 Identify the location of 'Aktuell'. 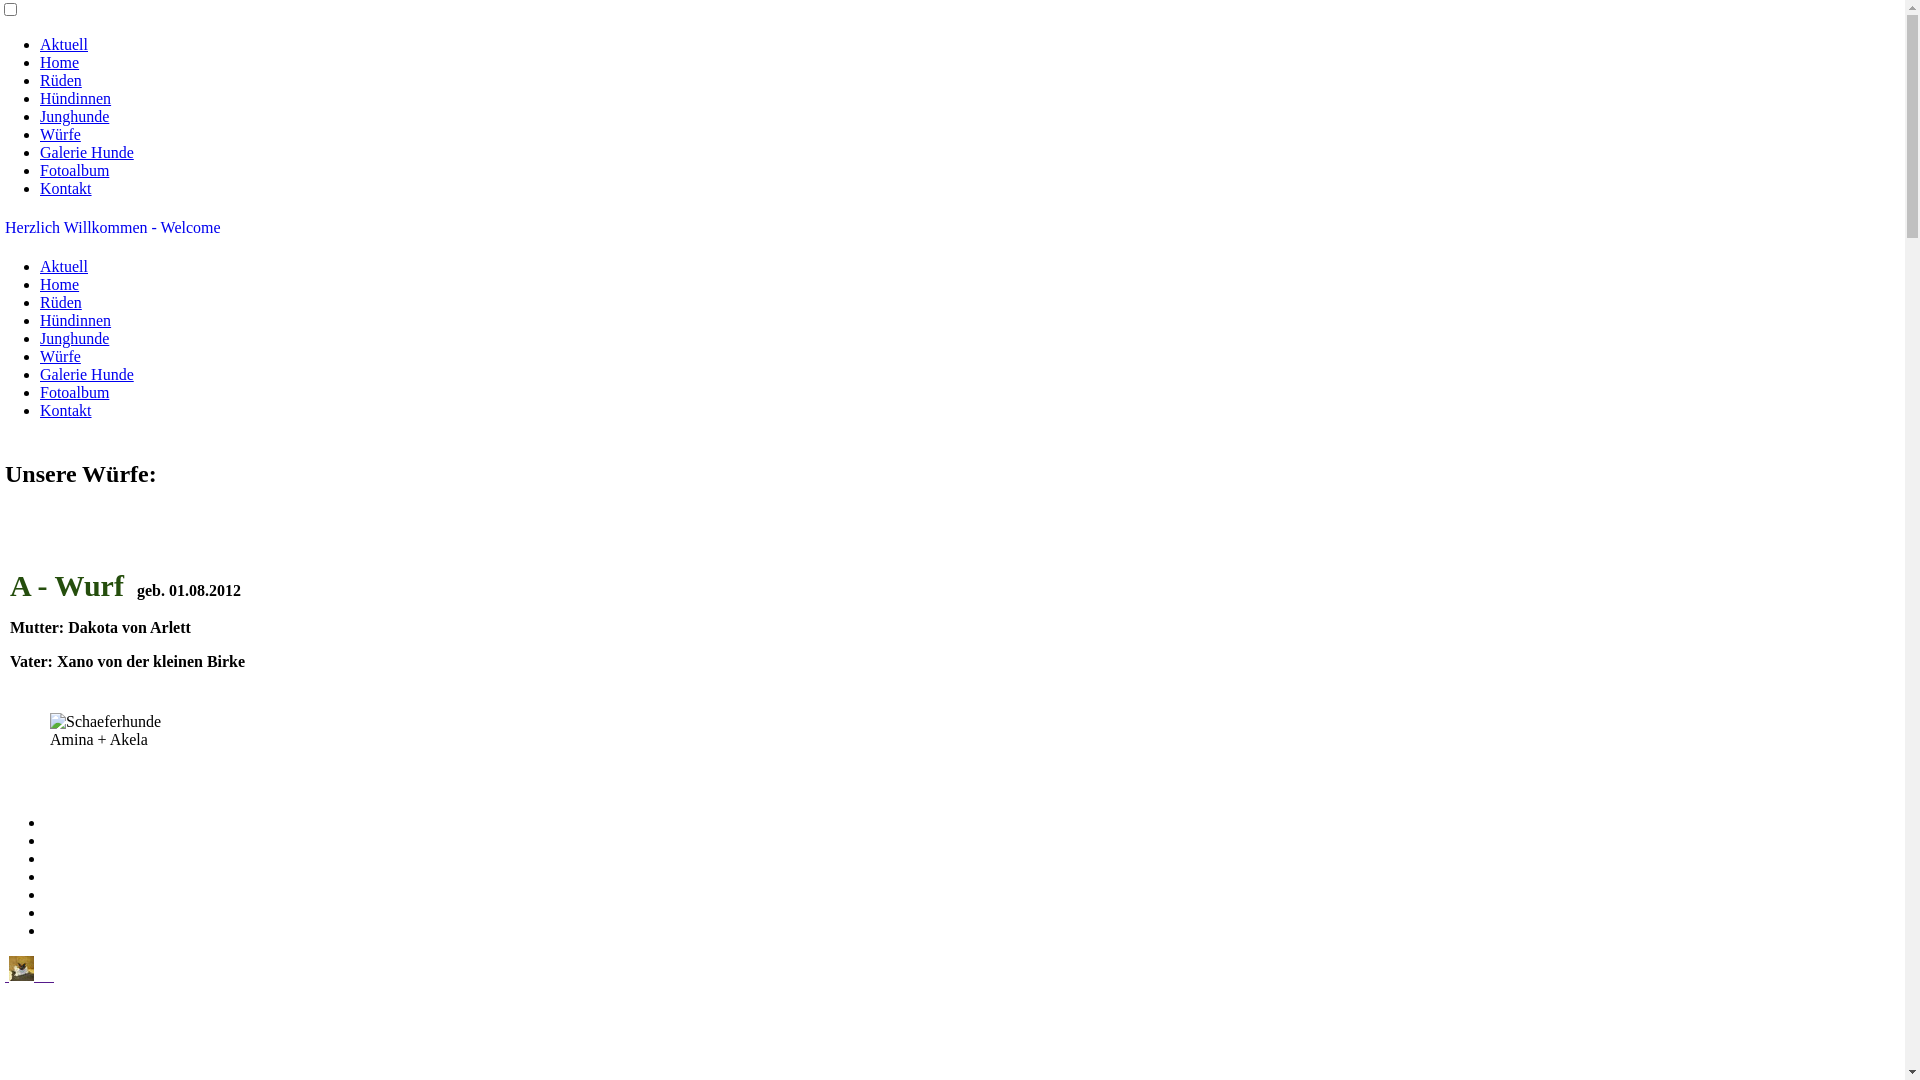
(63, 44).